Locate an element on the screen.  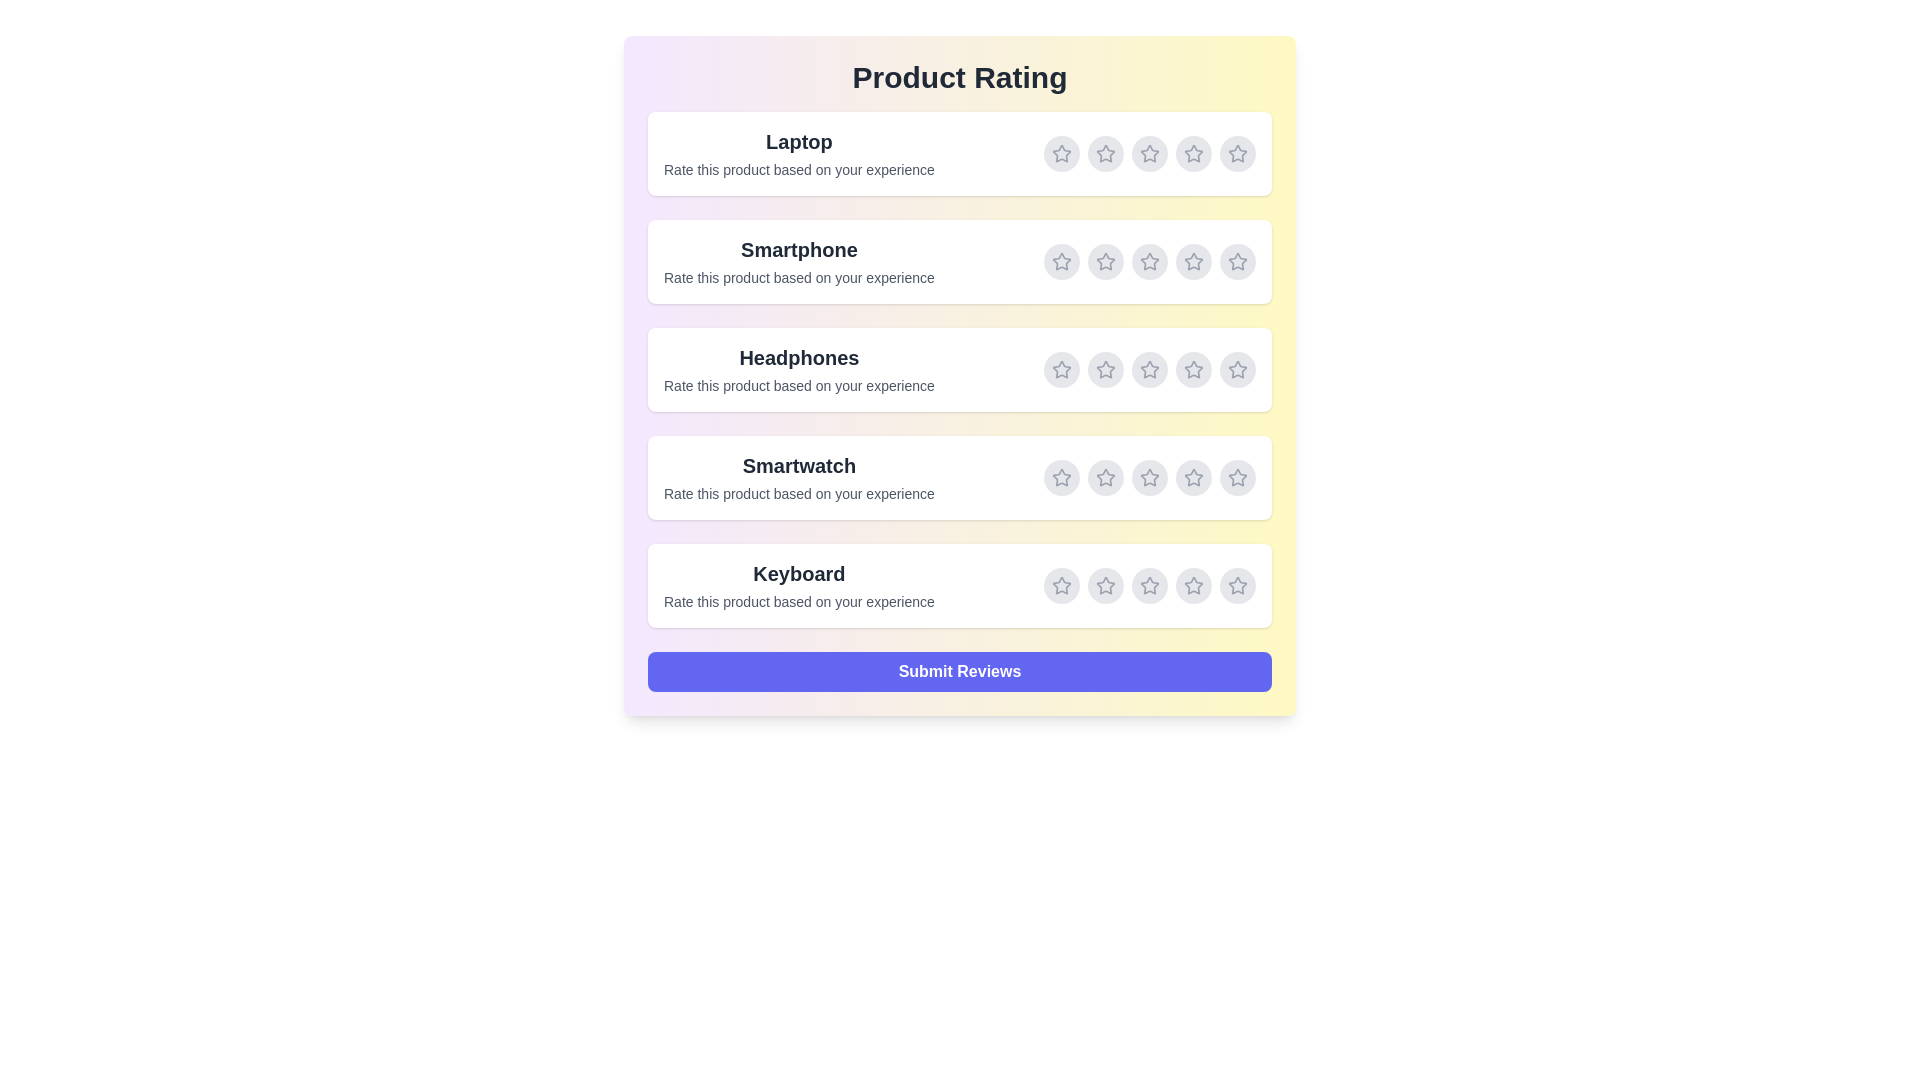
the rating for Smartwatch to 2 stars is located at coordinates (1104, 478).